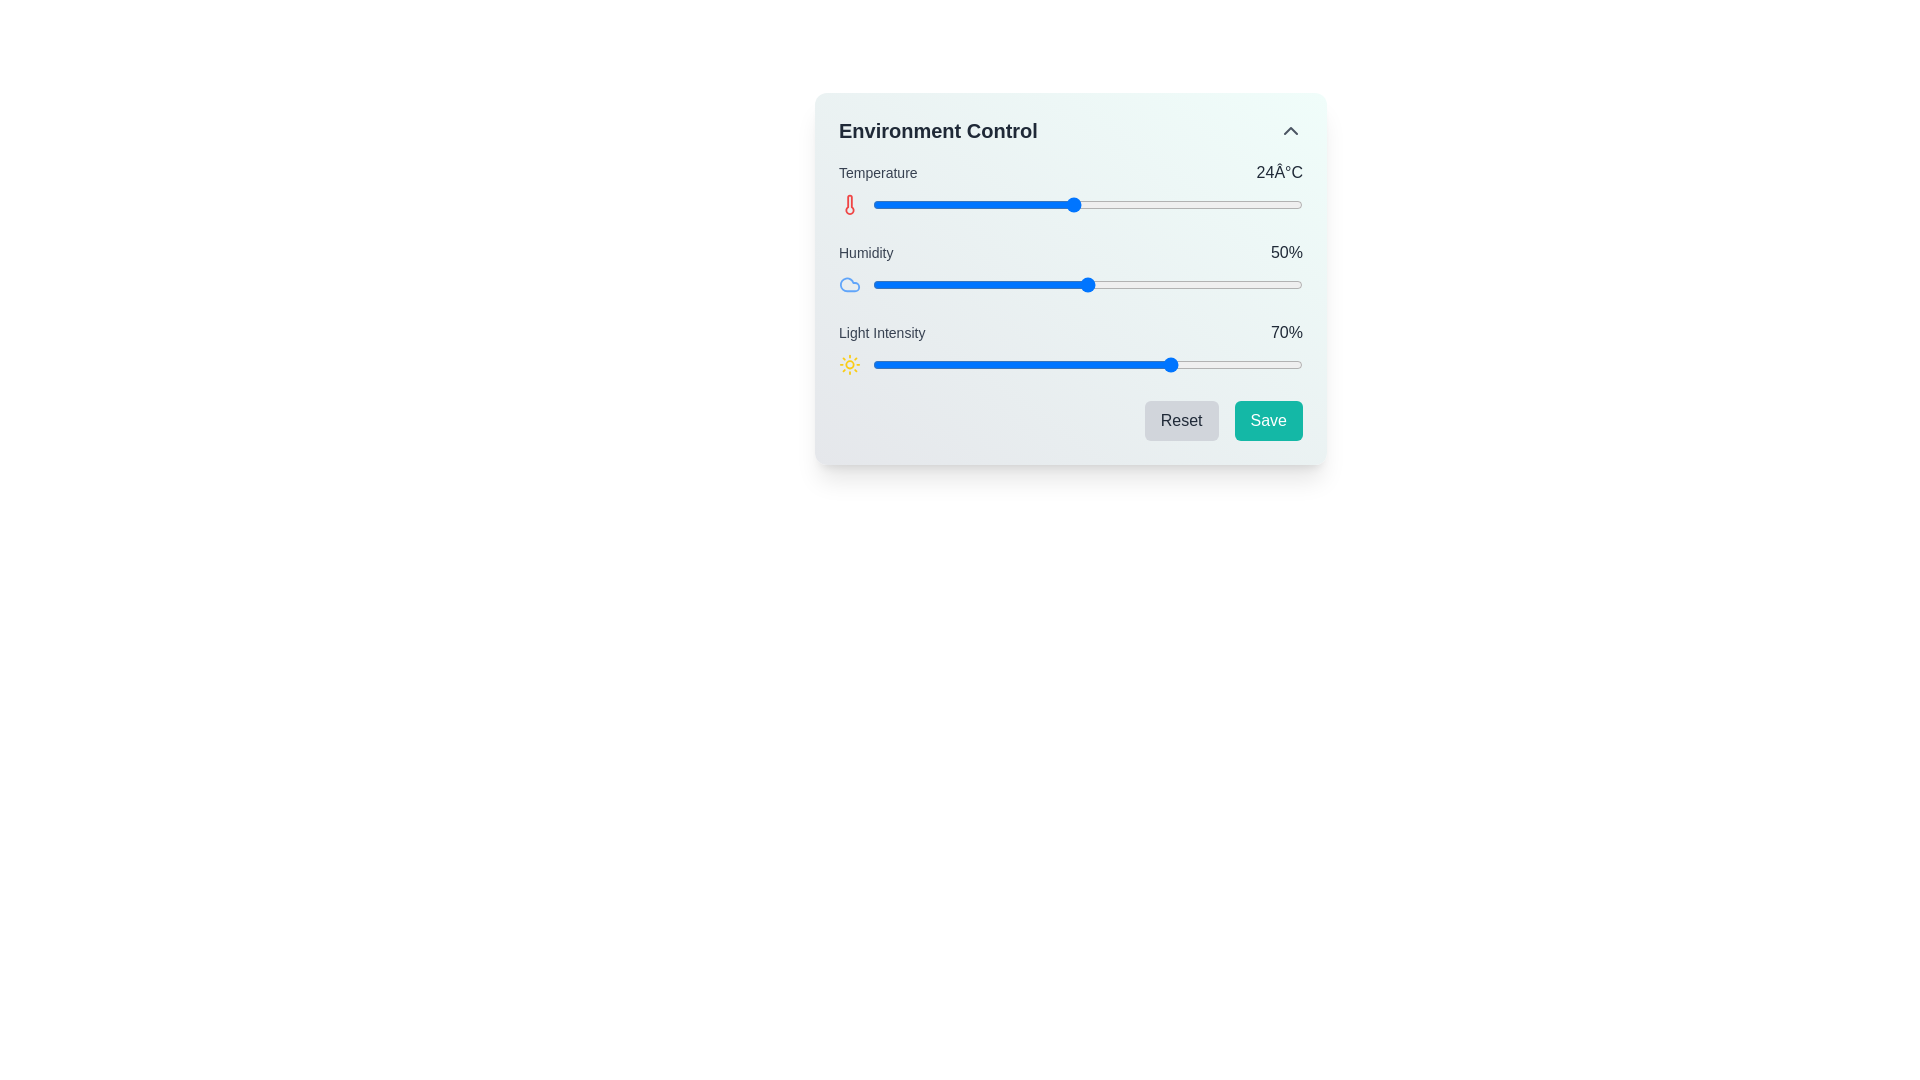  Describe the element at coordinates (953, 365) in the screenshot. I see `the light intensity` at that location.